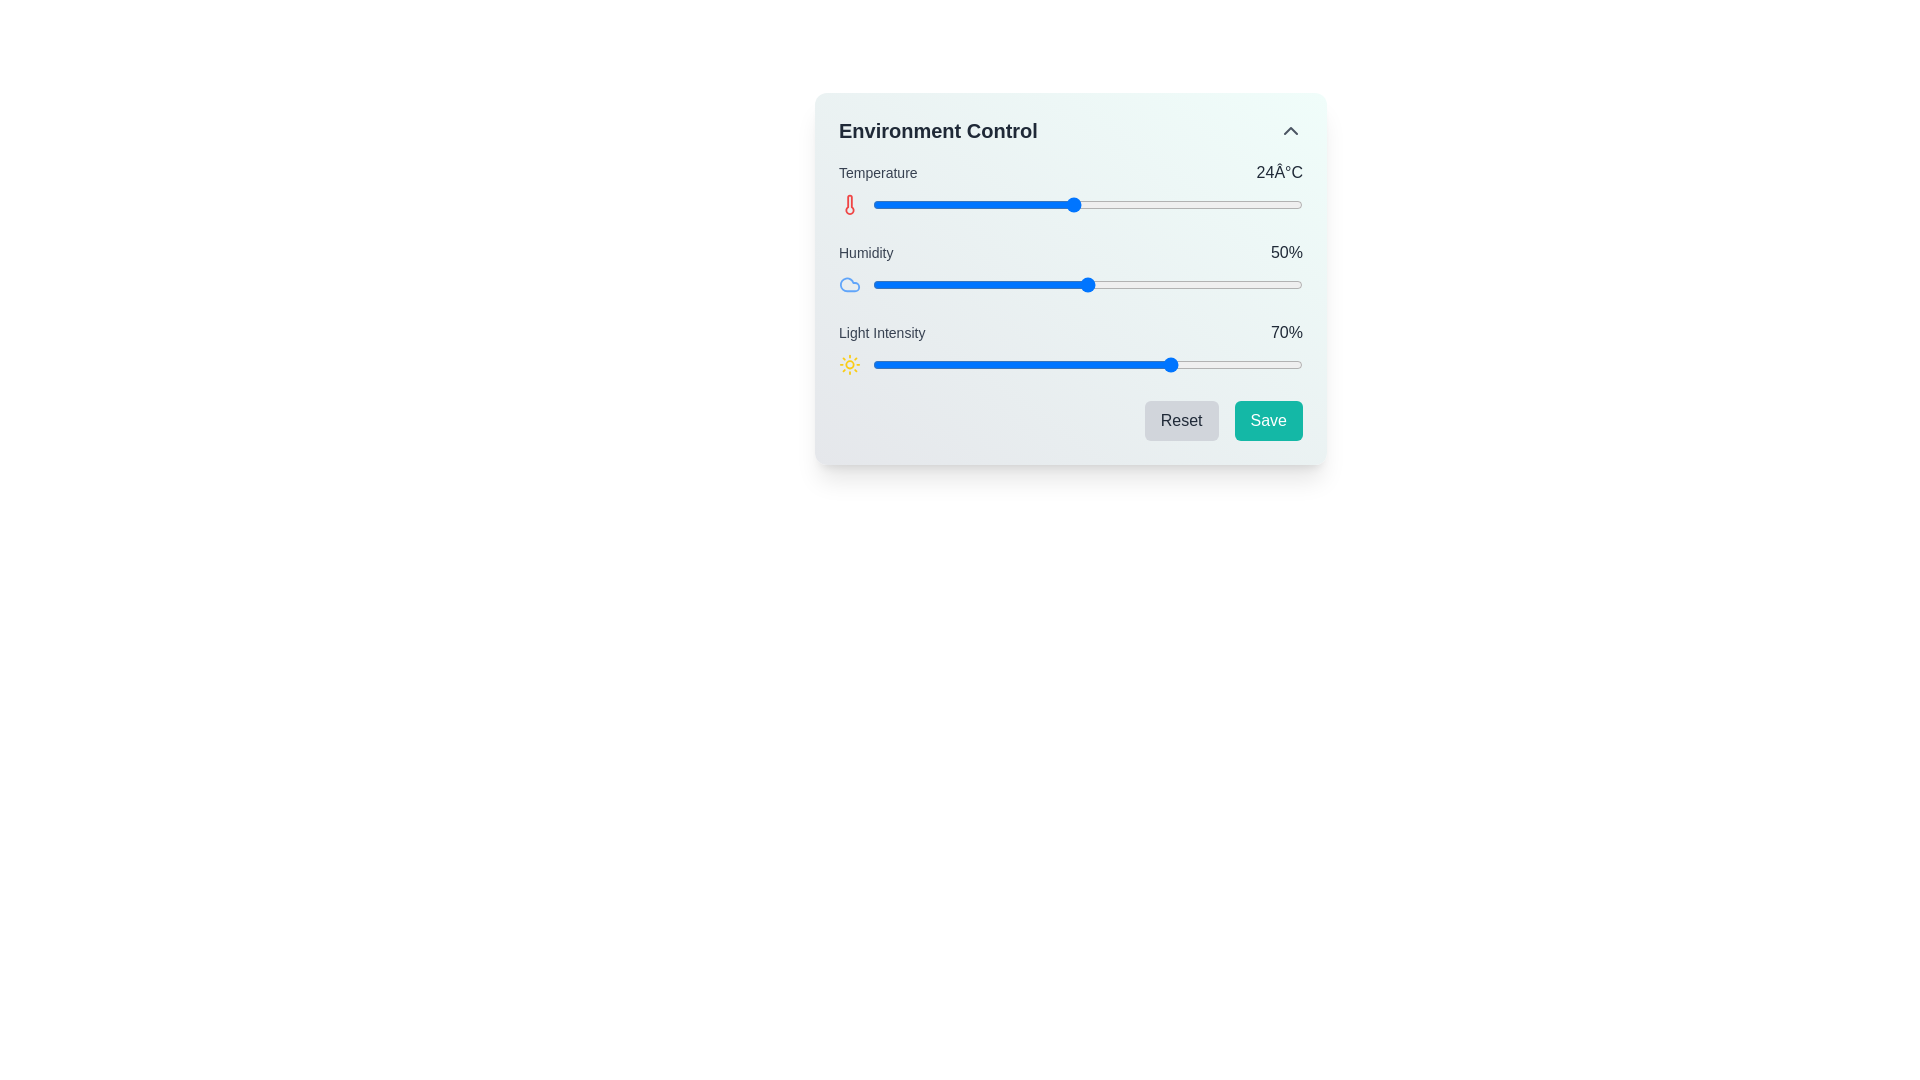  Describe the element at coordinates (953, 365) in the screenshot. I see `the light intensity` at that location.